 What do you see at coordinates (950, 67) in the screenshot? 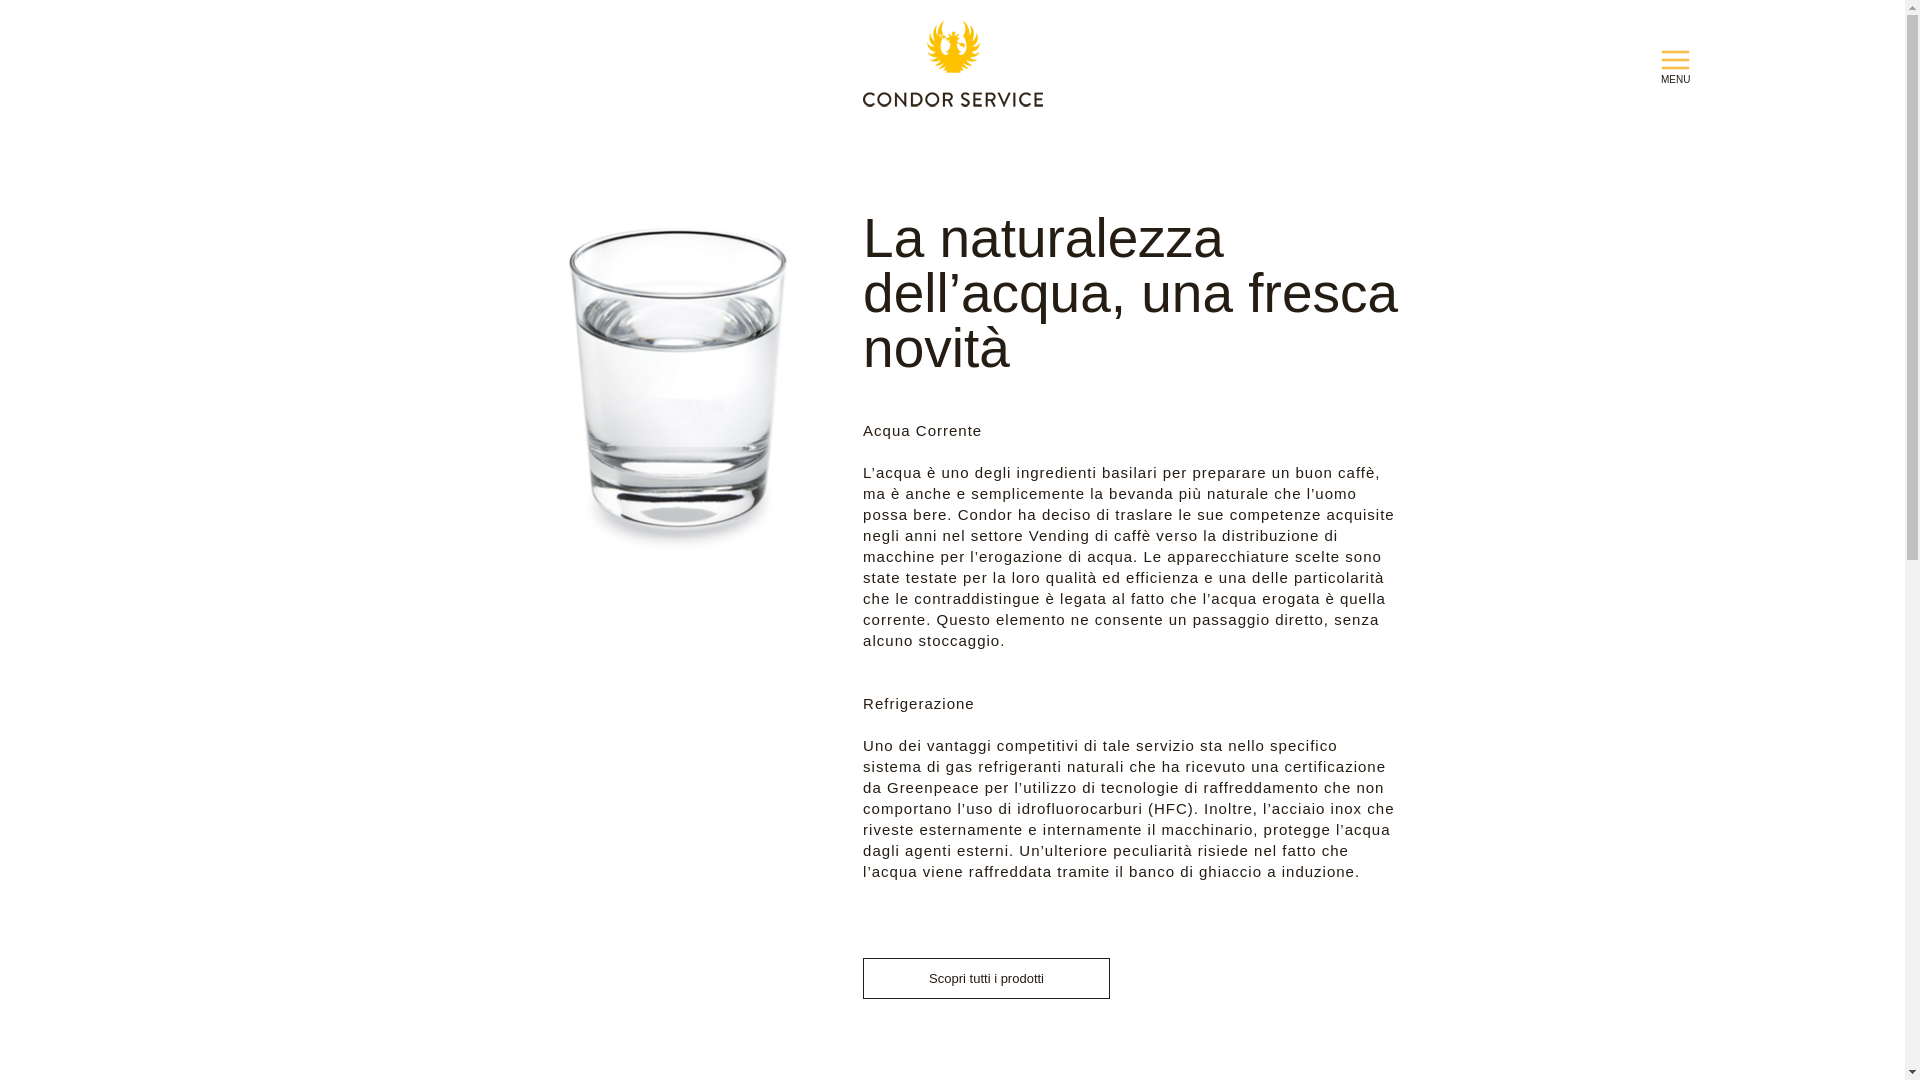
I see `'logo'` at bounding box center [950, 67].